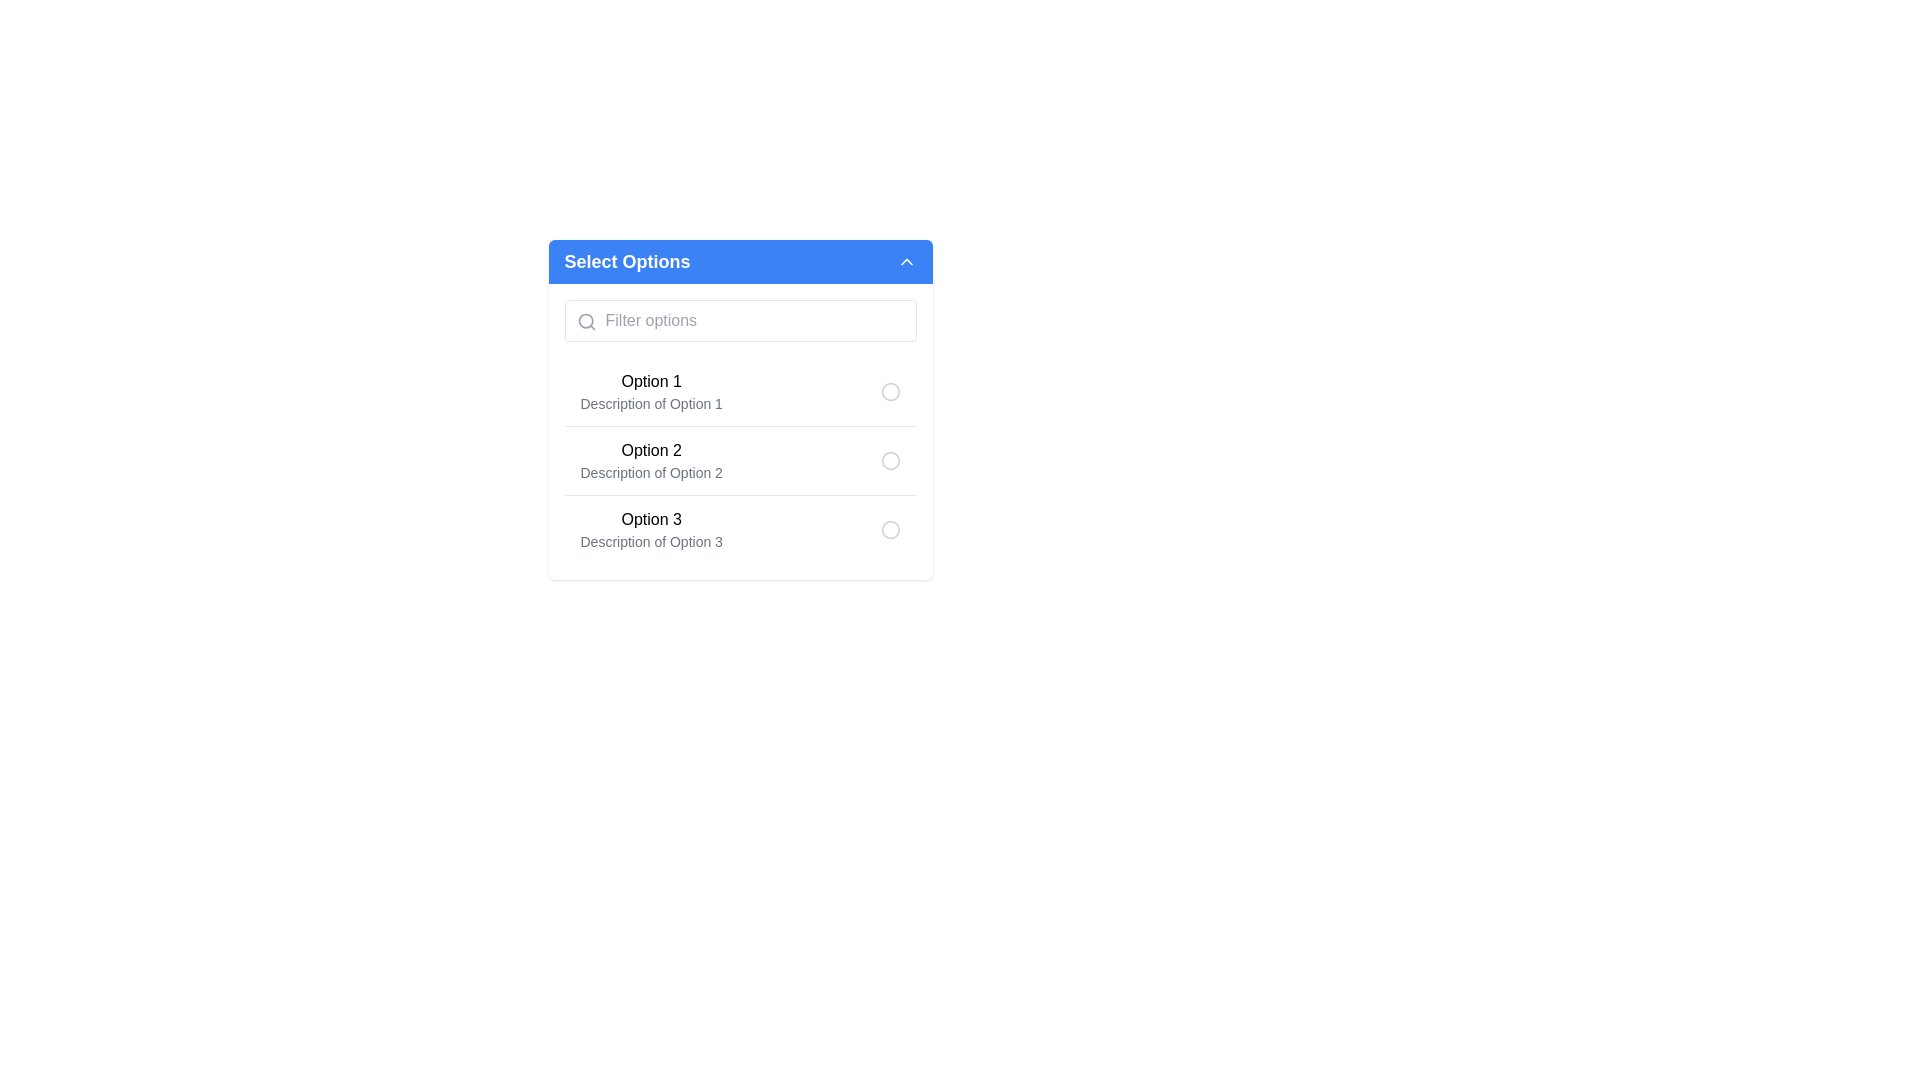  What do you see at coordinates (651, 473) in the screenshot?
I see `descriptive text label located below 'Option 2' in the dropdown menu, which provides additional information about this option` at bounding box center [651, 473].